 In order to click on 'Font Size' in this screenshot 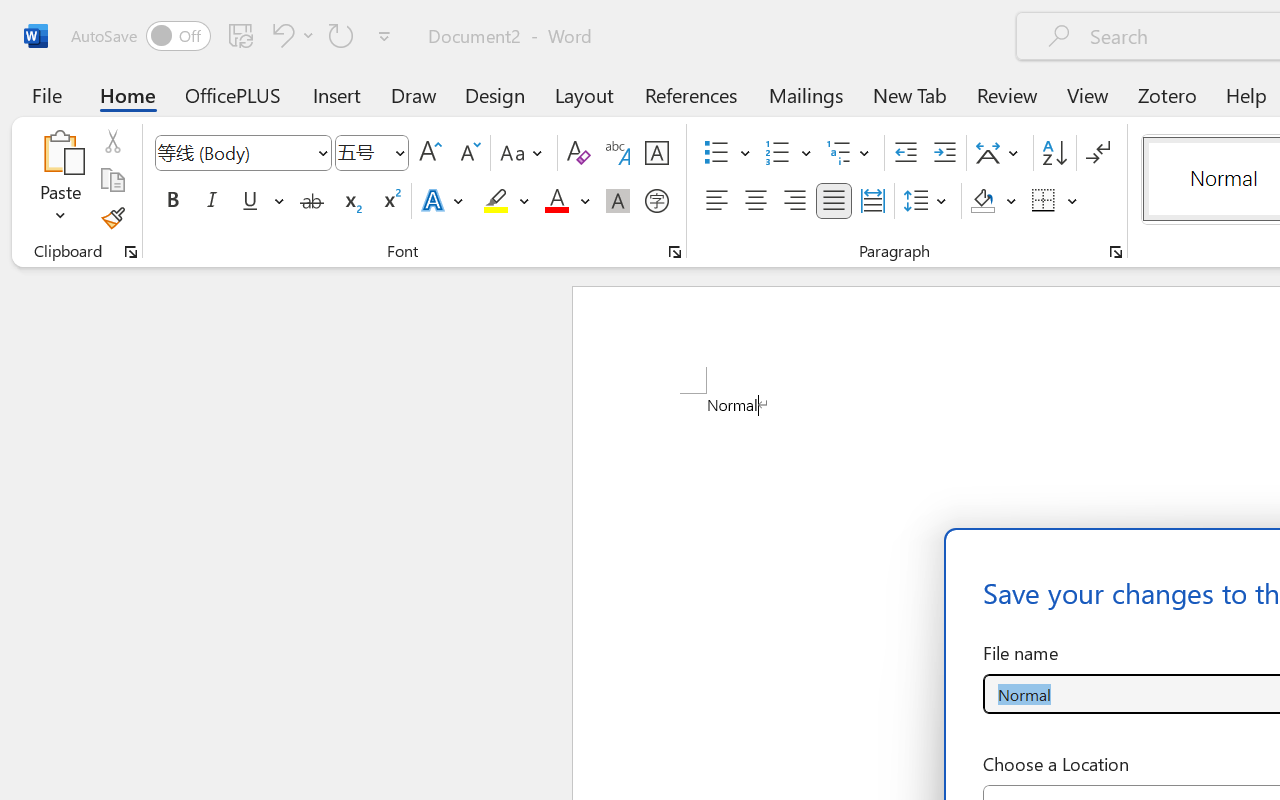, I will do `click(372, 153)`.